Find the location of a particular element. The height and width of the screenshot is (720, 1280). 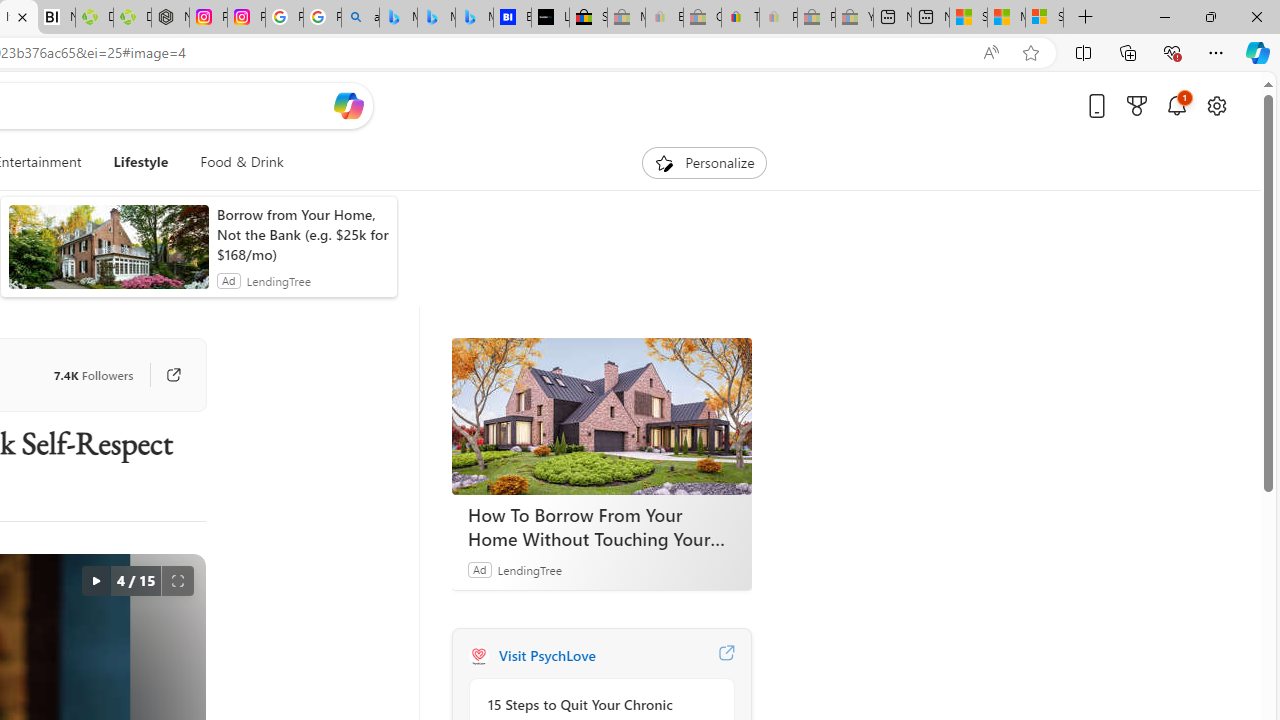

'Nordace - Nordace Edin Collection' is located at coordinates (170, 17).